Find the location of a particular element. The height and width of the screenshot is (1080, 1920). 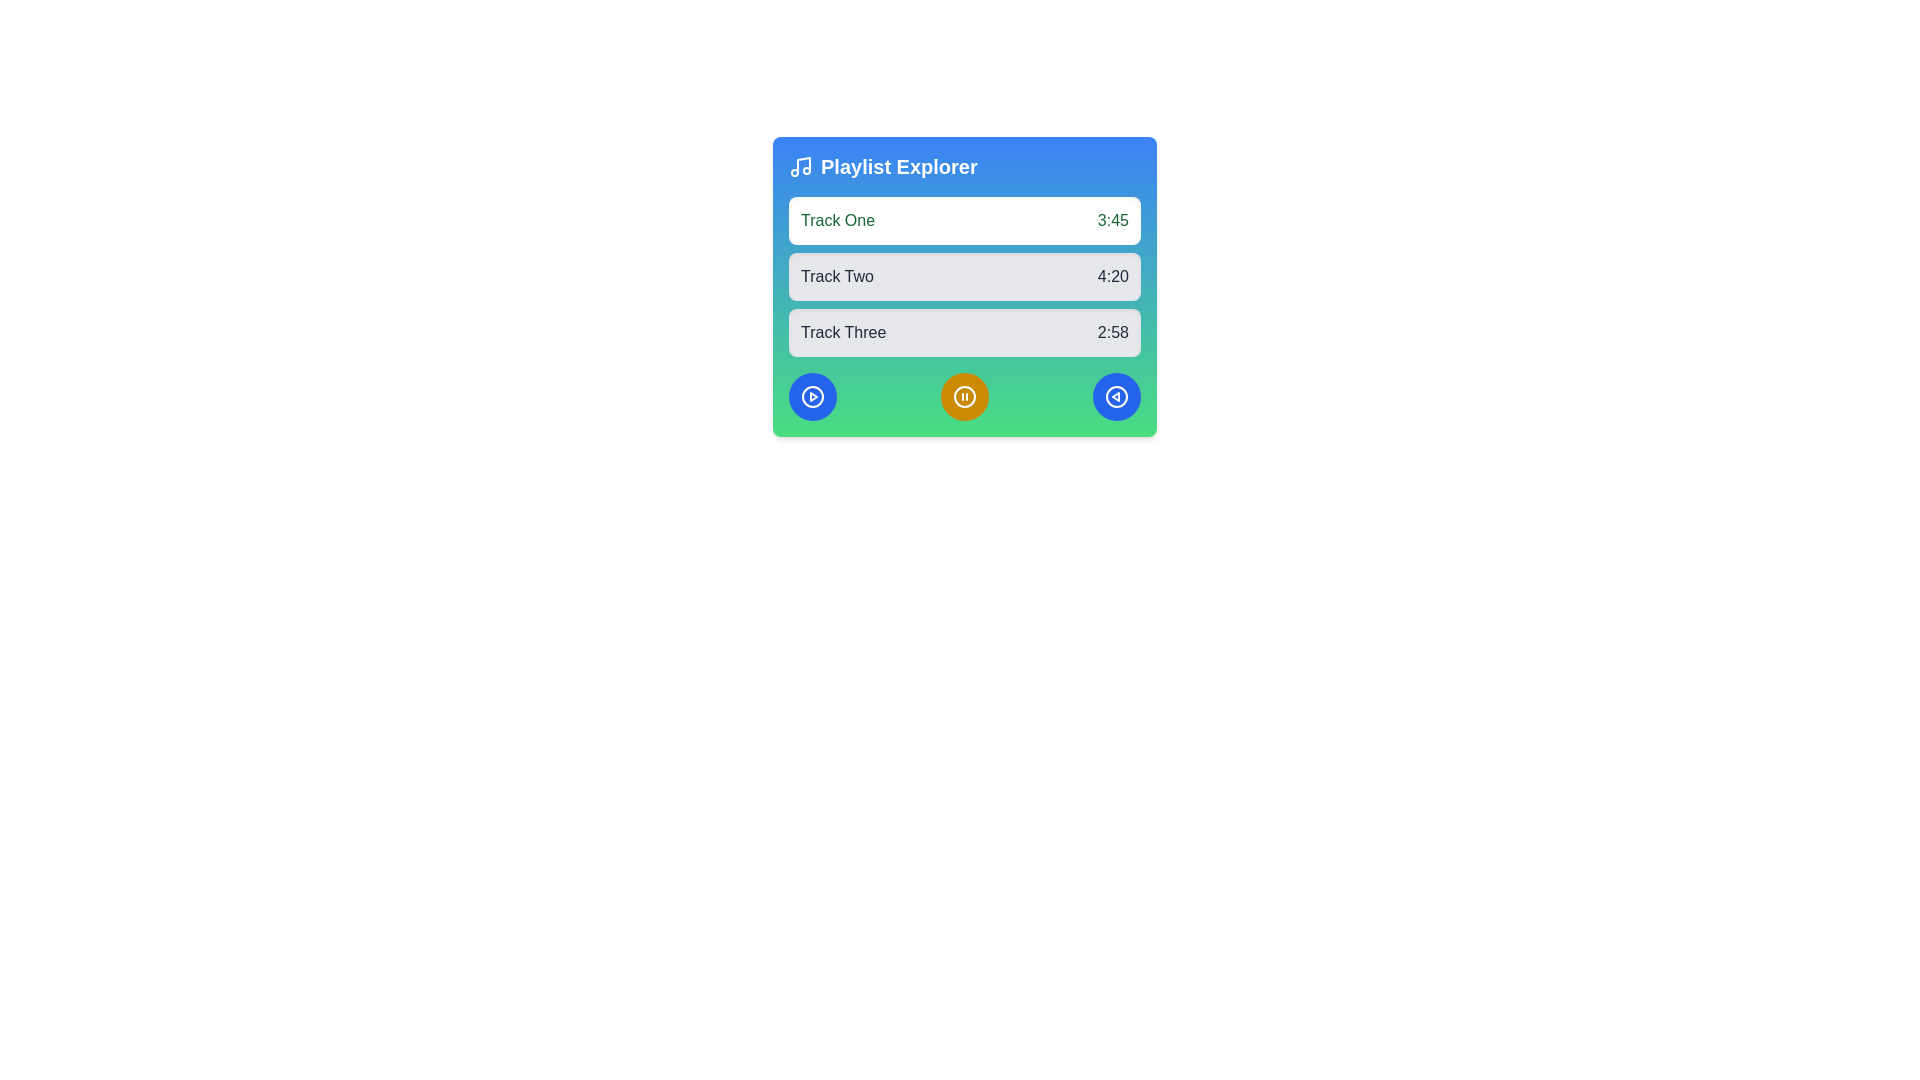

displayed text from the rightmost text label indicating the duration of 'Track Three' located in the third list item of a vertically stacked list is located at coordinates (1112, 331).